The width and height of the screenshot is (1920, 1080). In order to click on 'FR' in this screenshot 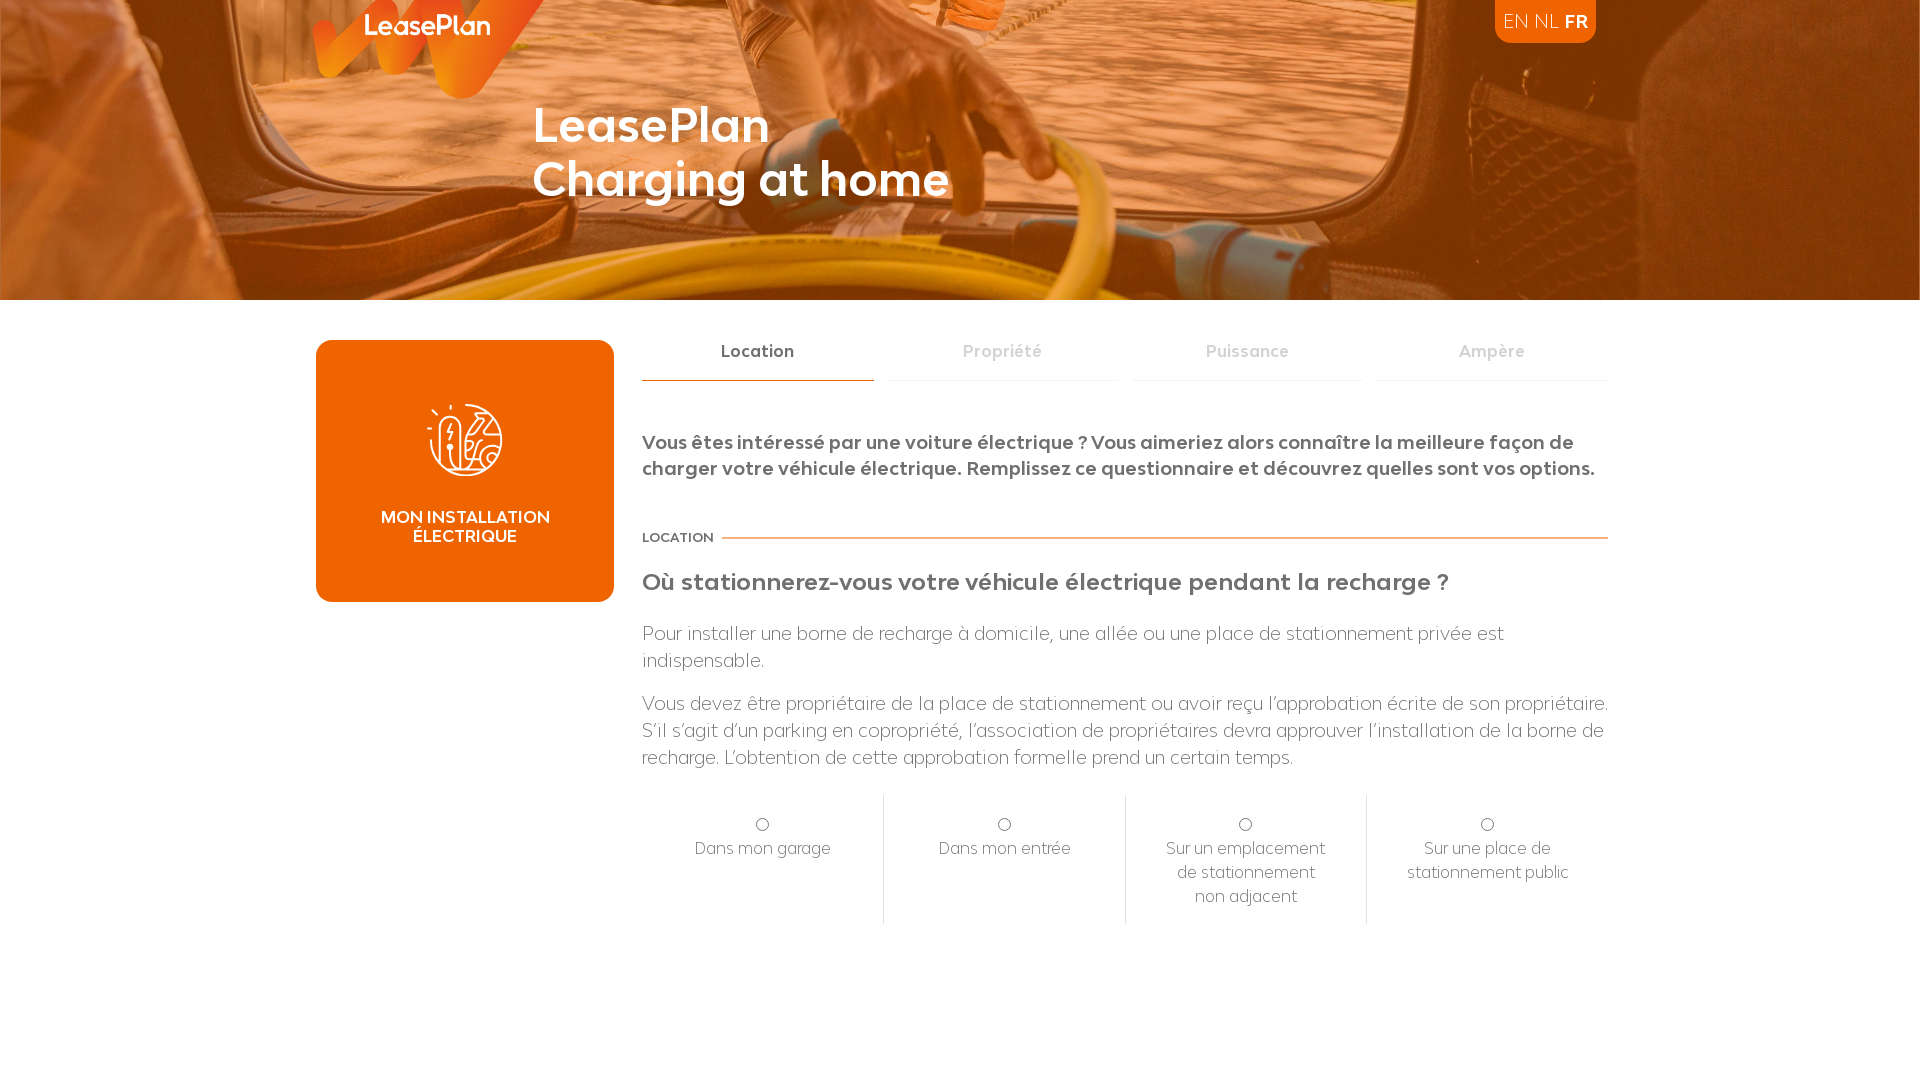, I will do `click(1574, 20)`.